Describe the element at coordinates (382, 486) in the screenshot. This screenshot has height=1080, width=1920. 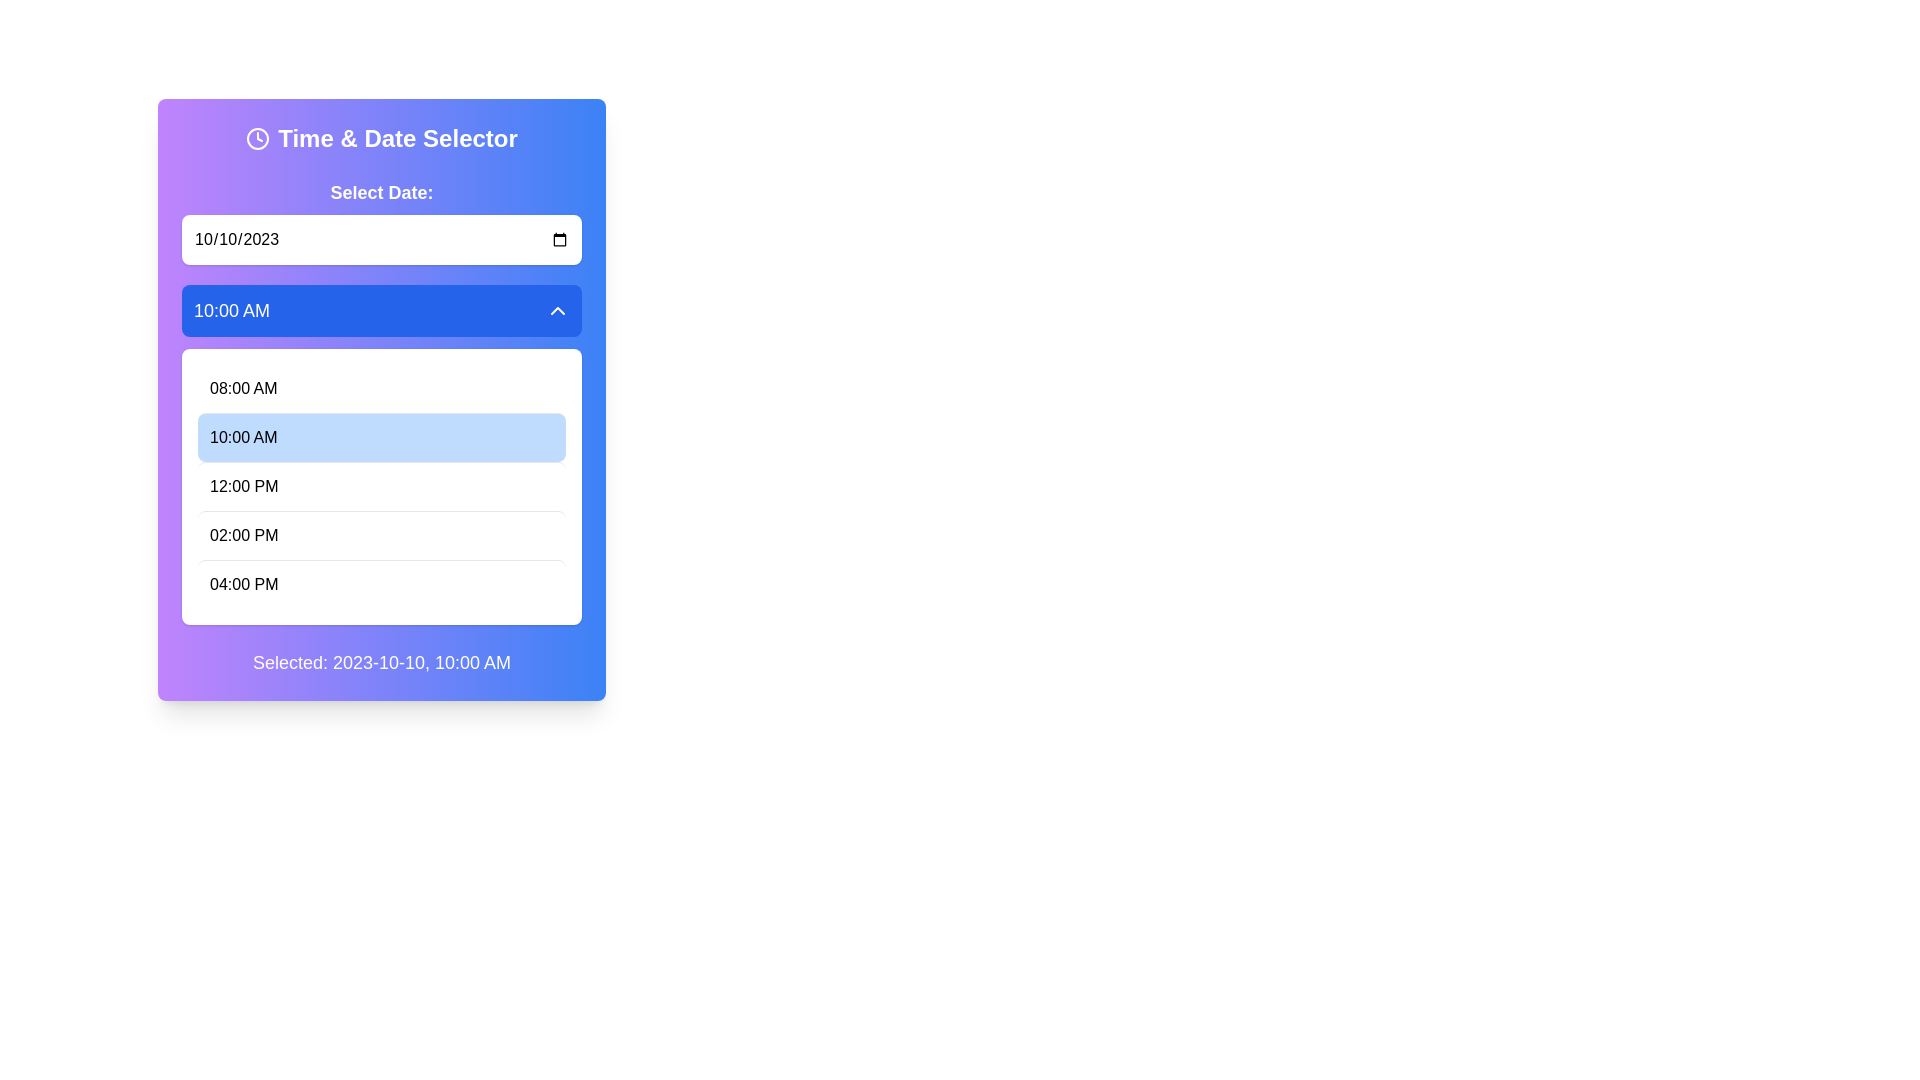
I see `the third time slot labeled '12:00 PM' in the dropdown list of selectable time options for navigation` at that location.